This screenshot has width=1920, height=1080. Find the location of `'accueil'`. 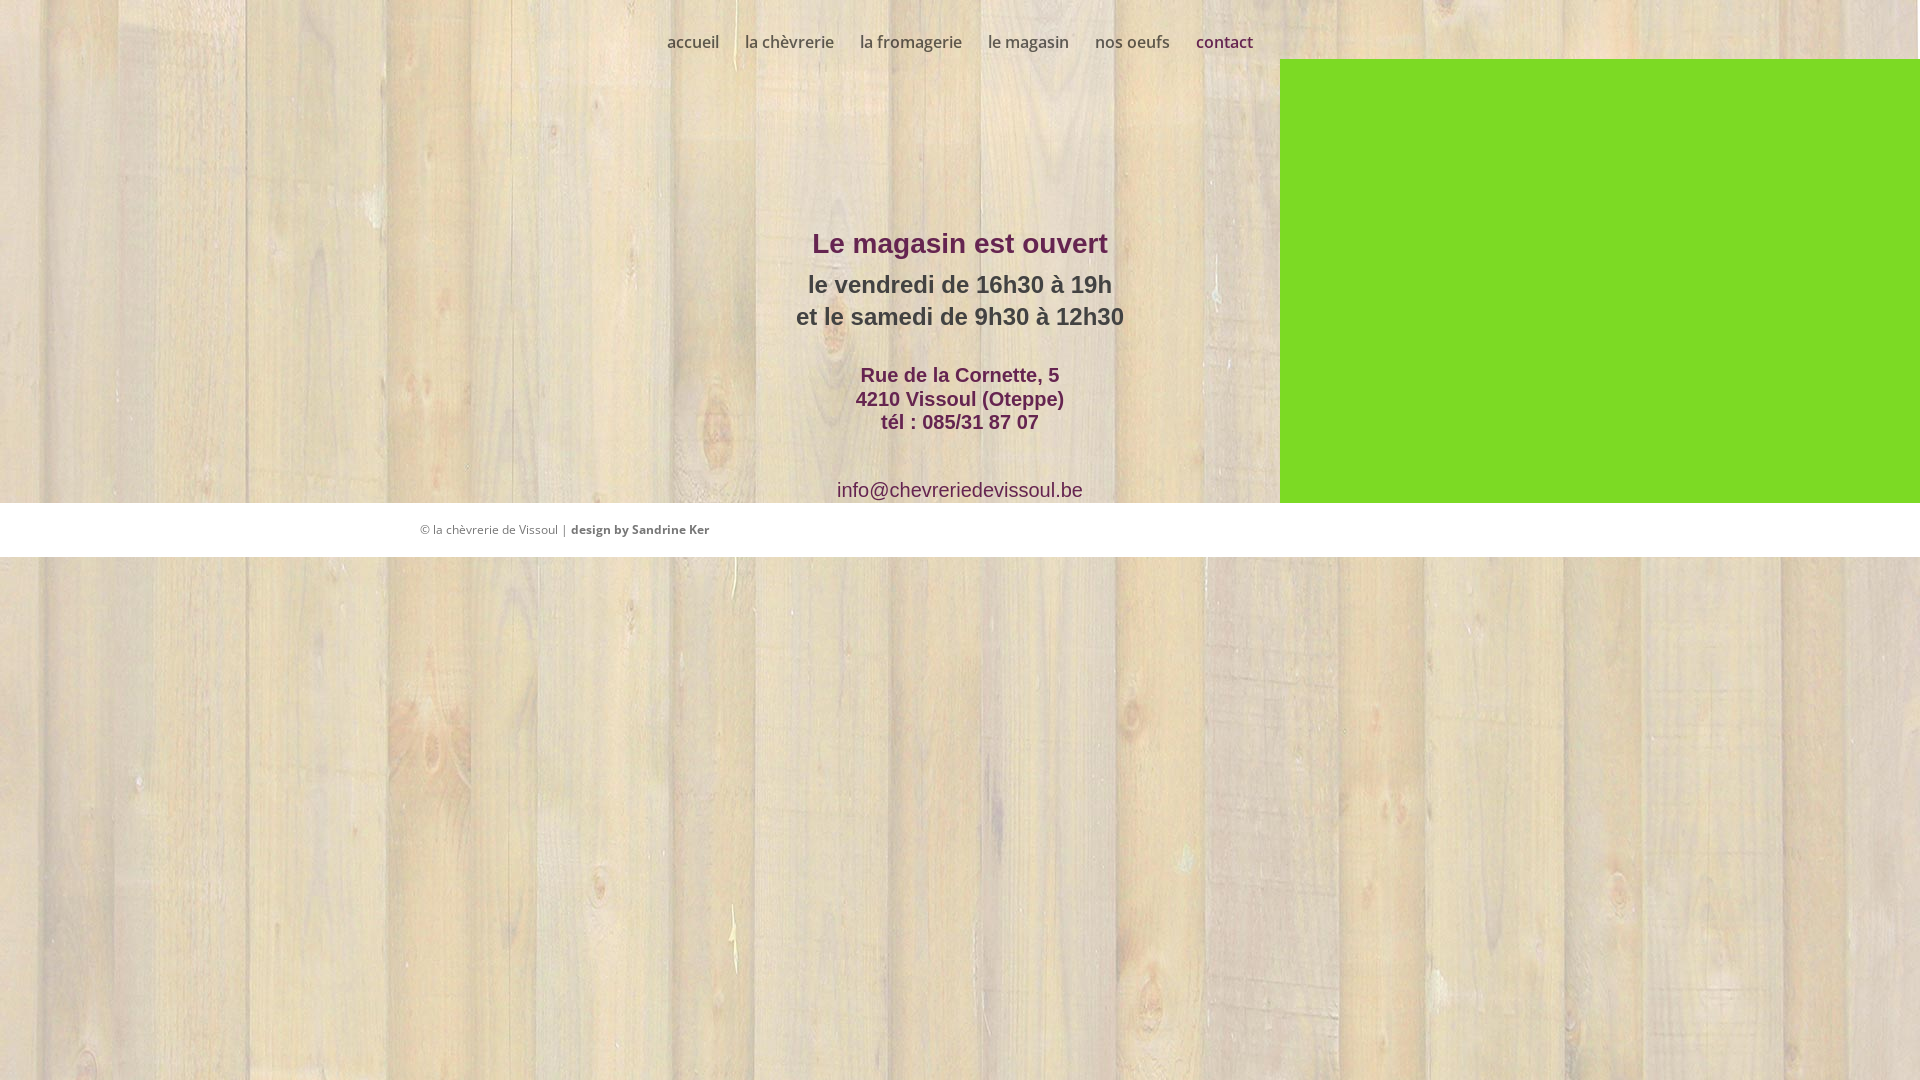

'accueil' is located at coordinates (667, 46).